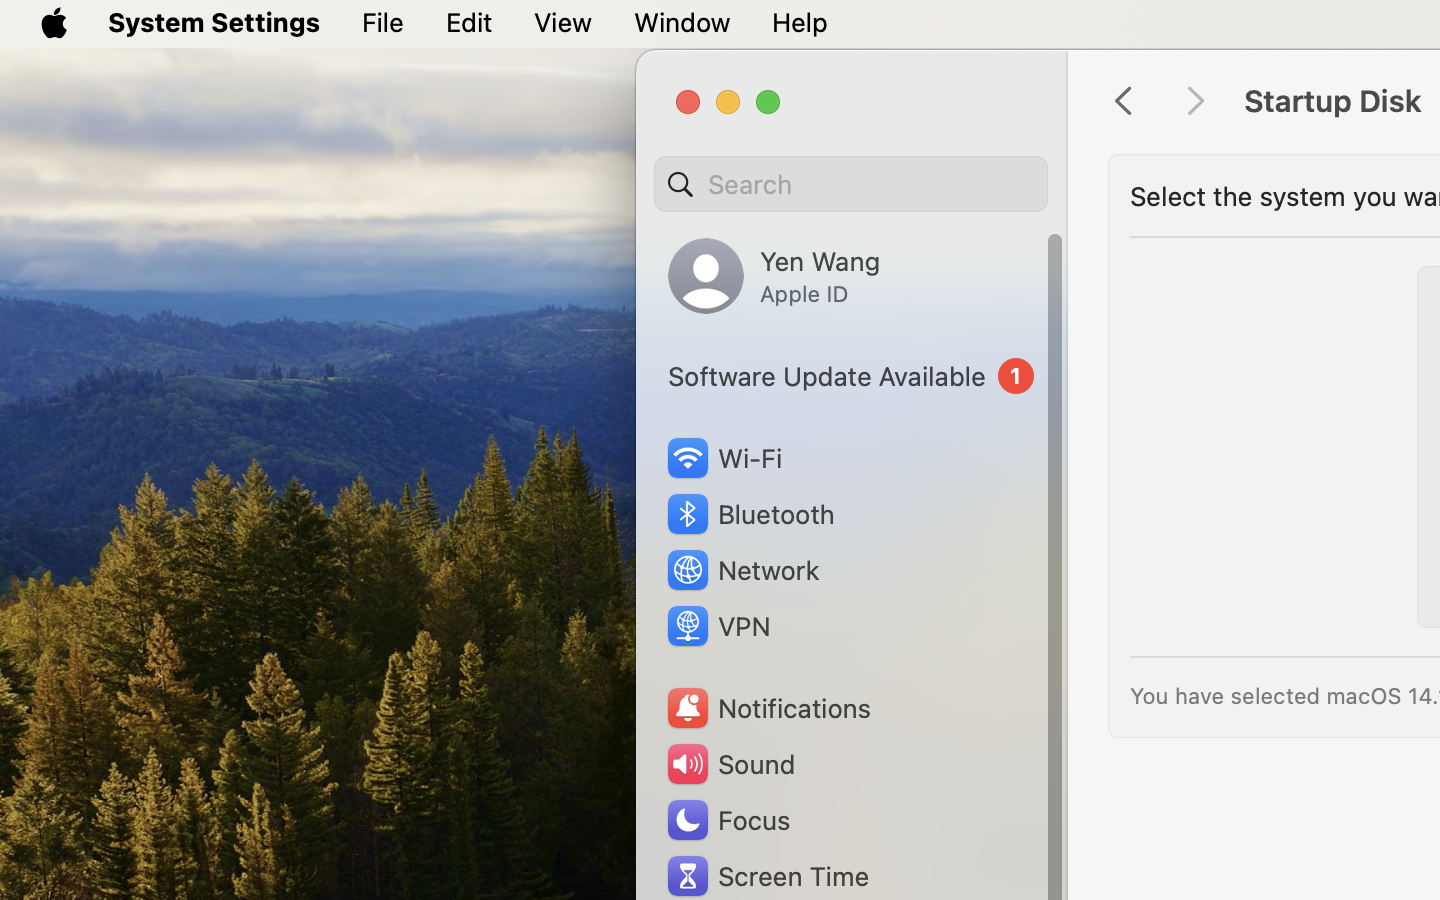 The height and width of the screenshot is (900, 1440). I want to click on 'VPN', so click(716, 626).